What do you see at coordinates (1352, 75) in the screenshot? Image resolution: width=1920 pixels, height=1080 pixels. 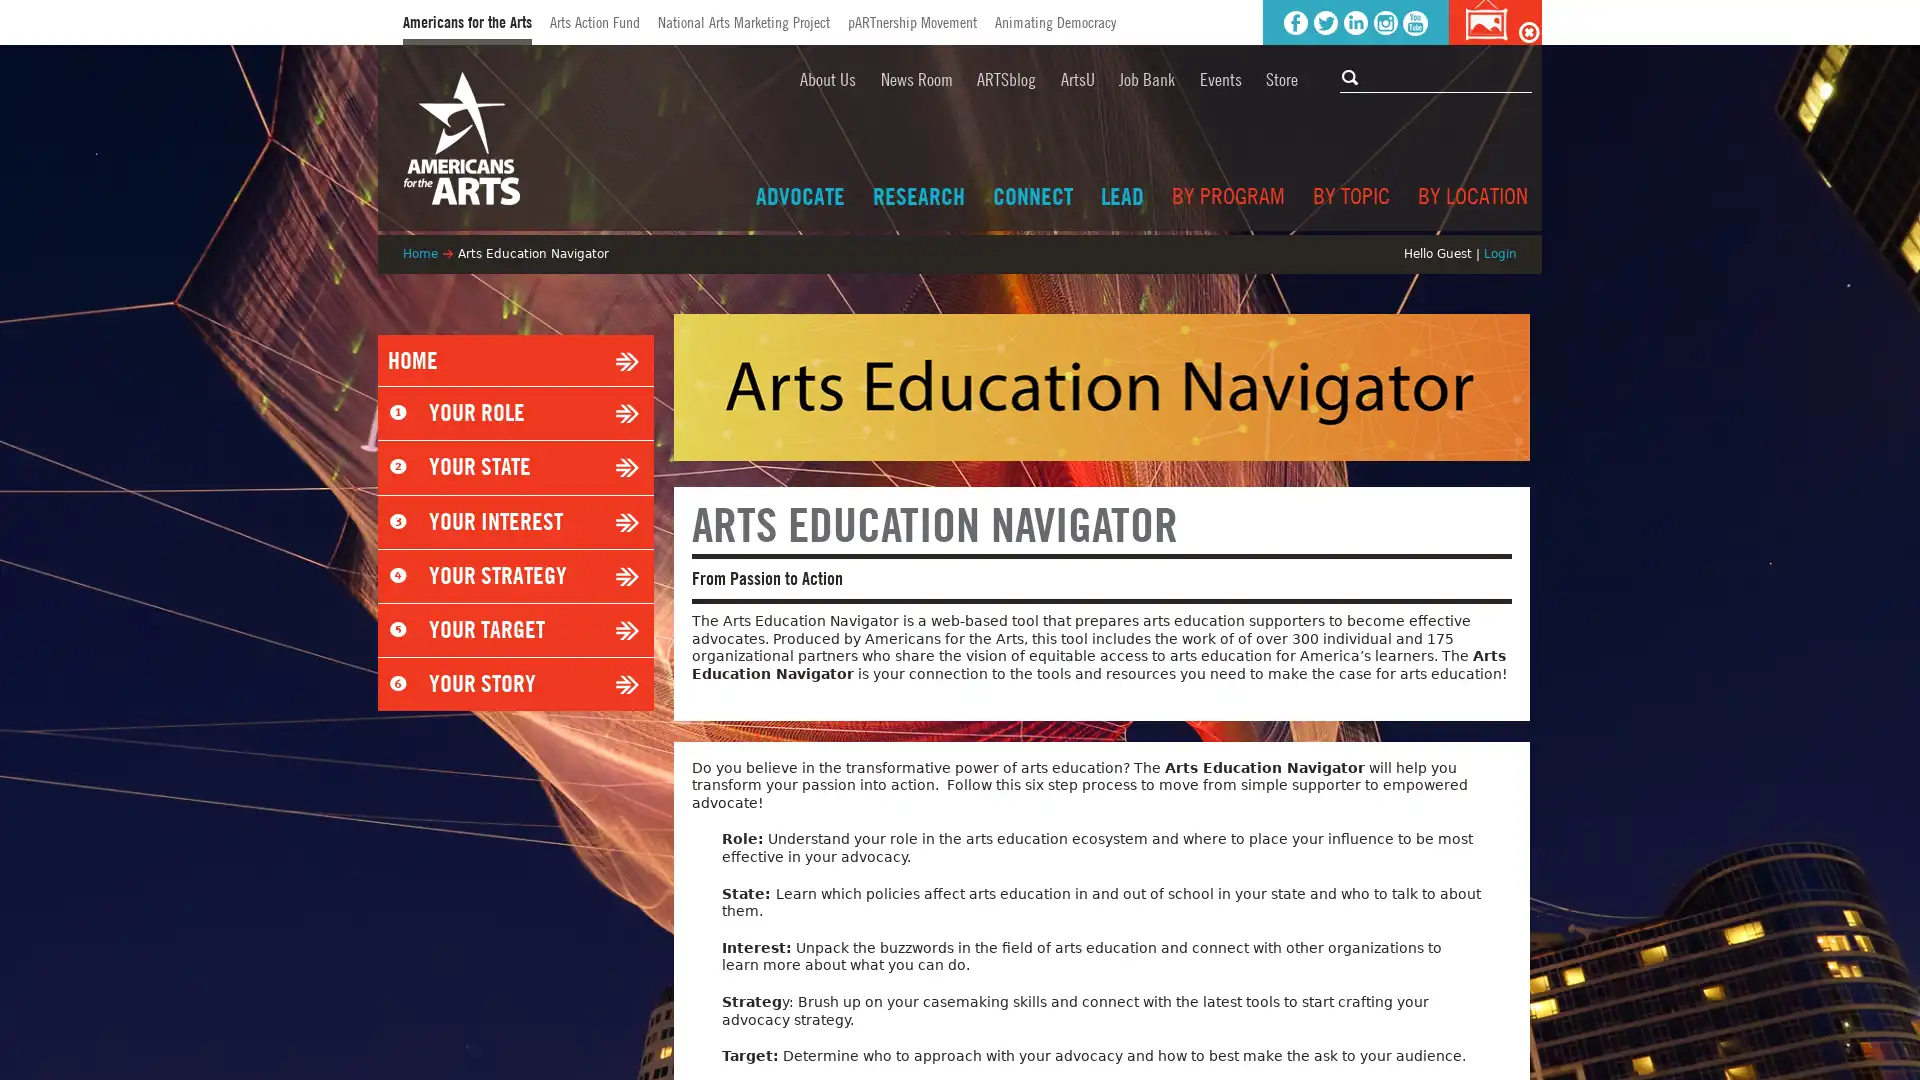 I see `Search` at bounding box center [1352, 75].